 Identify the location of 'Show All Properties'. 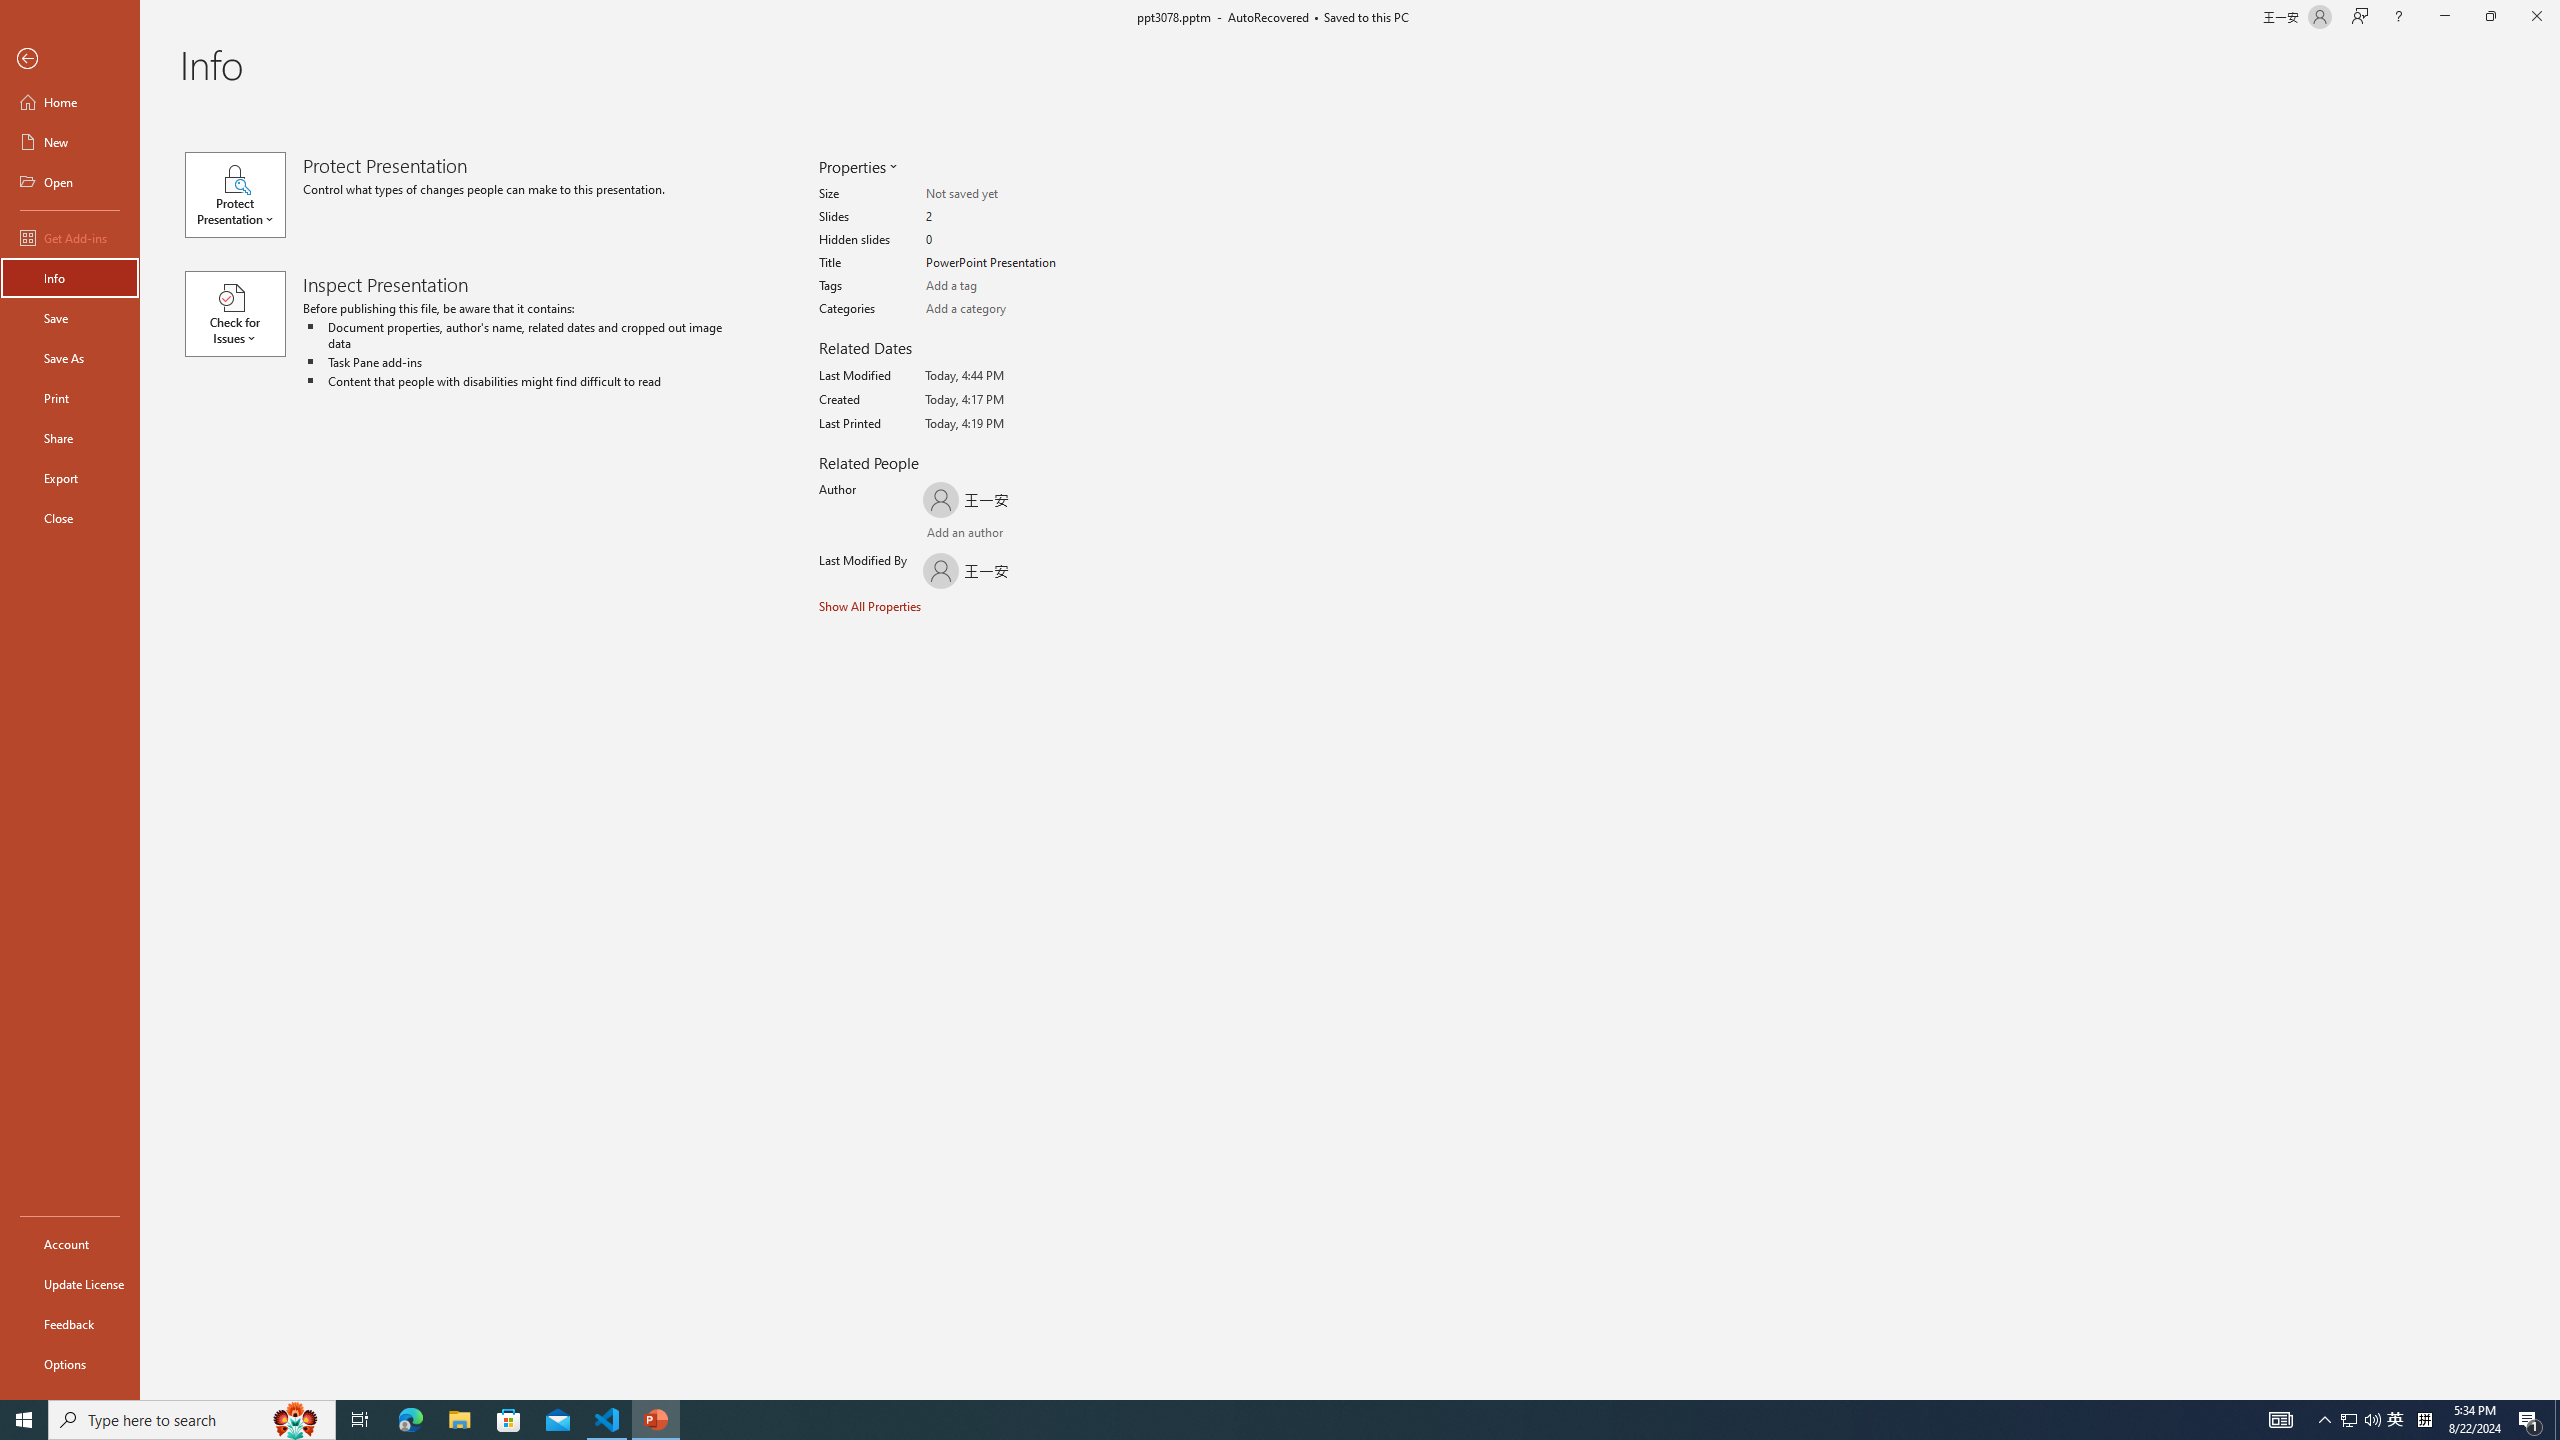
(871, 605).